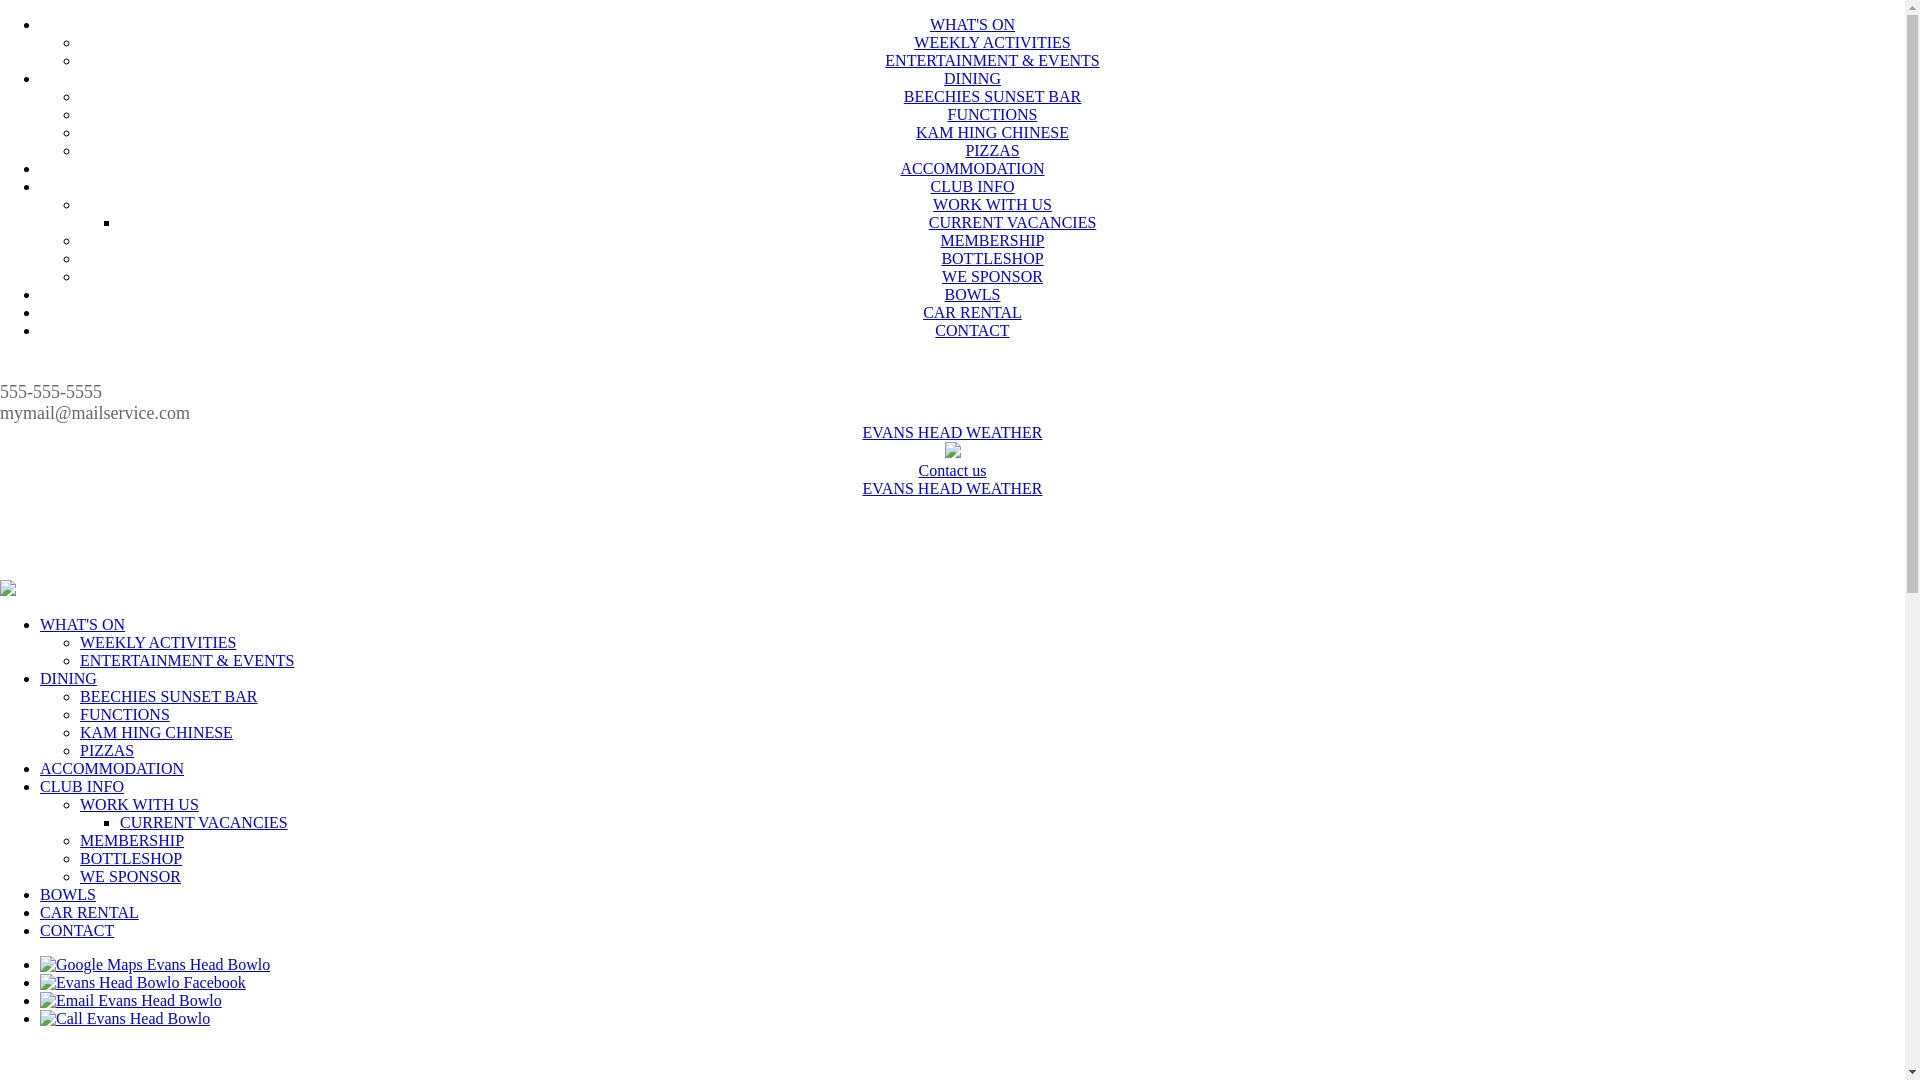 This screenshot has width=1920, height=1080. What do you see at coordinates (80, 695) in the screenshot?
I see `'BEECHIES SUNSET BAR'` at bounding box center [80, 695].